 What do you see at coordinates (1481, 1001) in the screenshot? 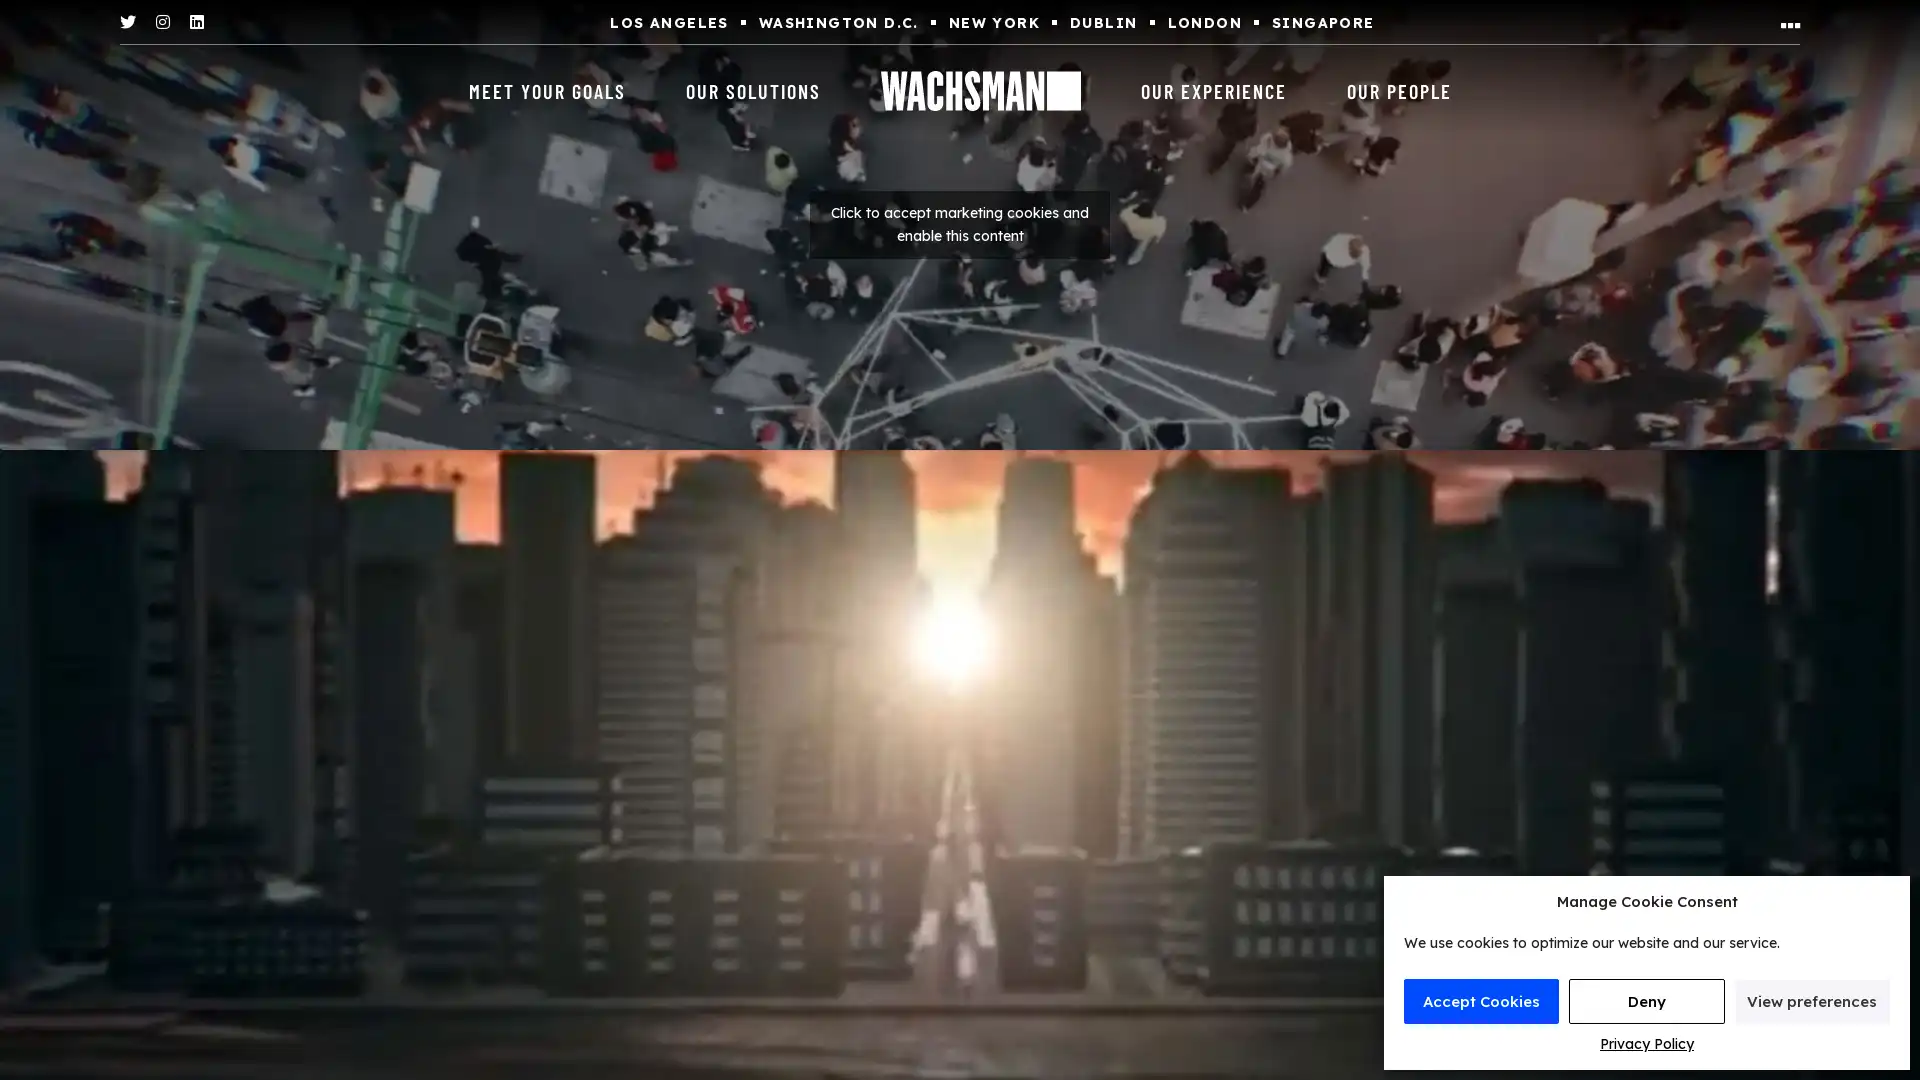
I see `Accept Cookies` at bounding box center [1481, 1001].